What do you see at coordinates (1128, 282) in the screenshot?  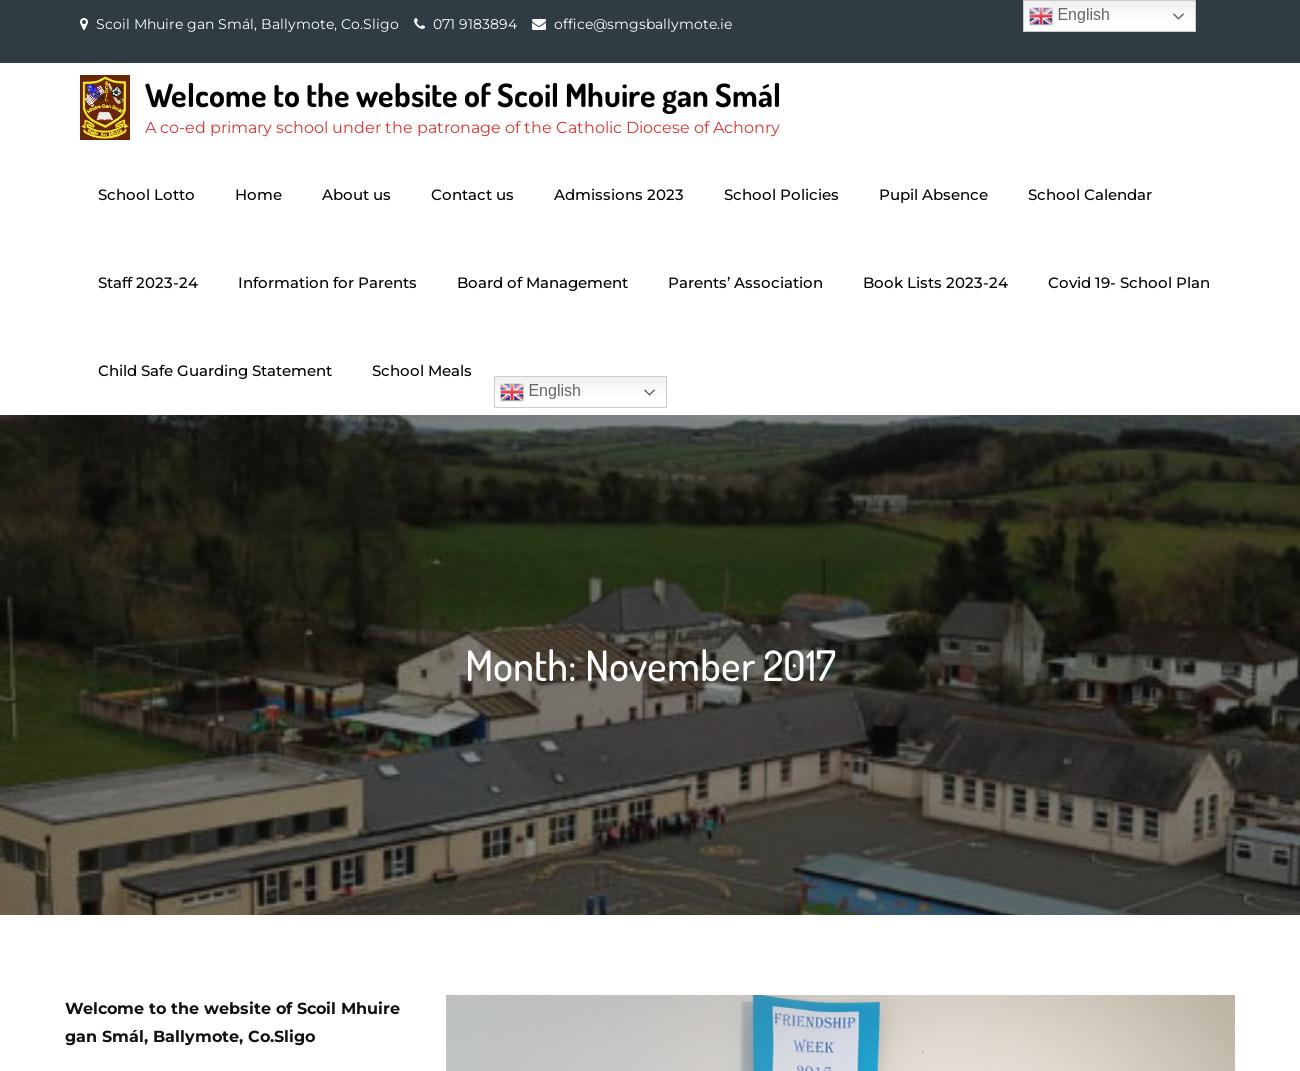 I see `'Covid 19- School Plan'` at bounding box center [1128, 282].